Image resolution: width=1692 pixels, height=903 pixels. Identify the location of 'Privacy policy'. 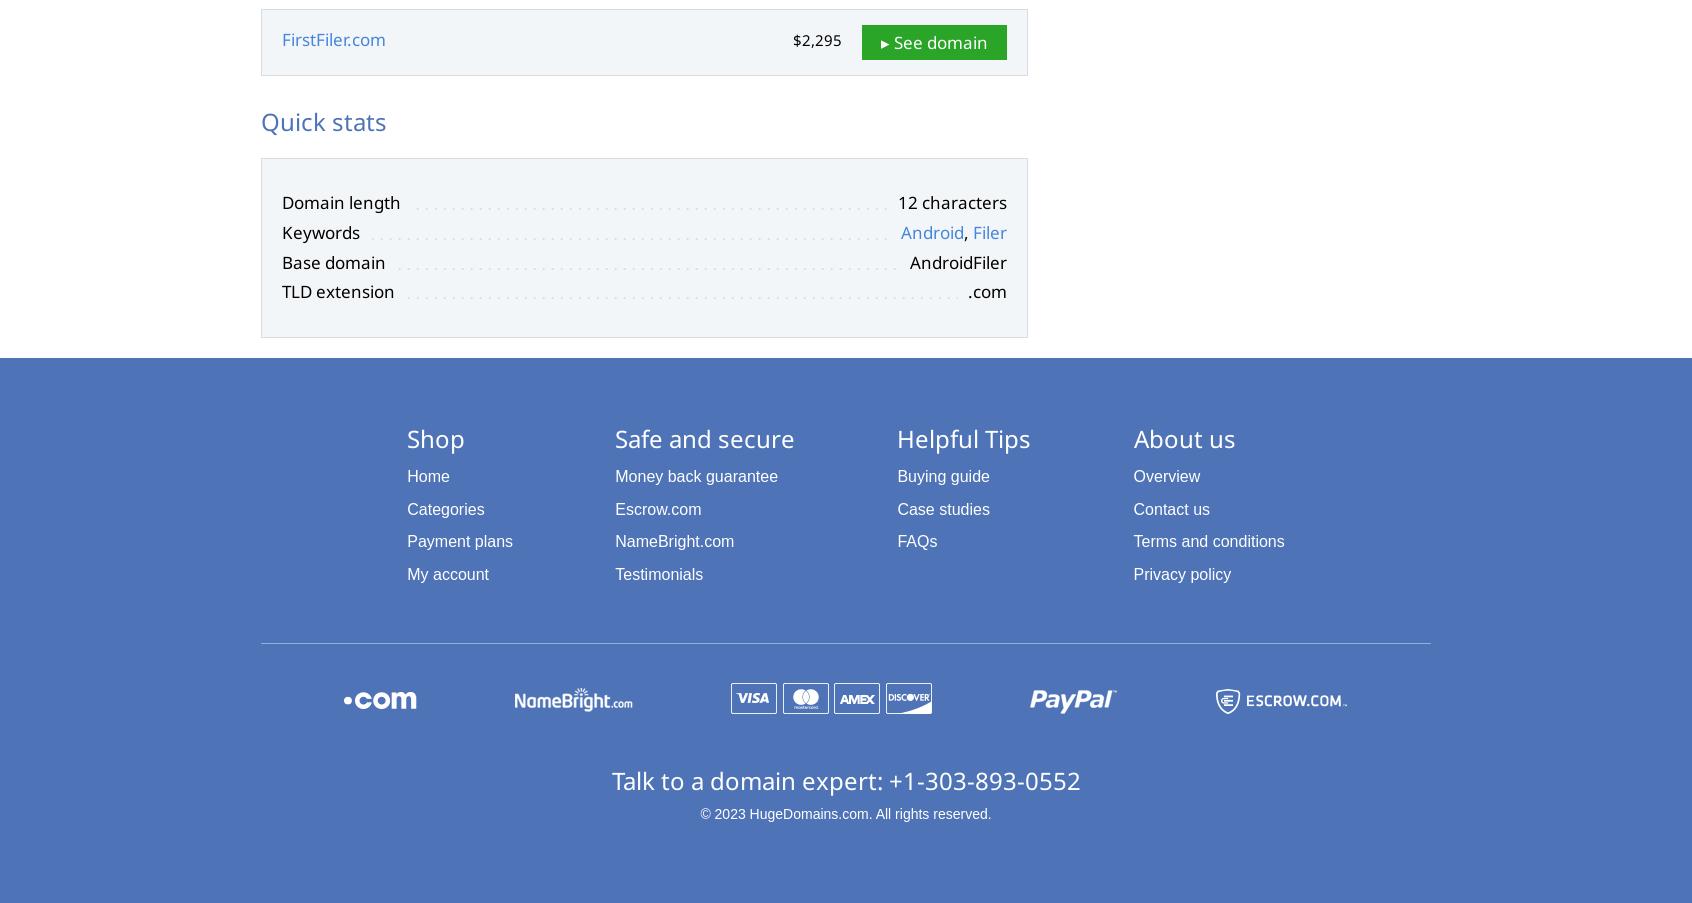
(1131, 573).